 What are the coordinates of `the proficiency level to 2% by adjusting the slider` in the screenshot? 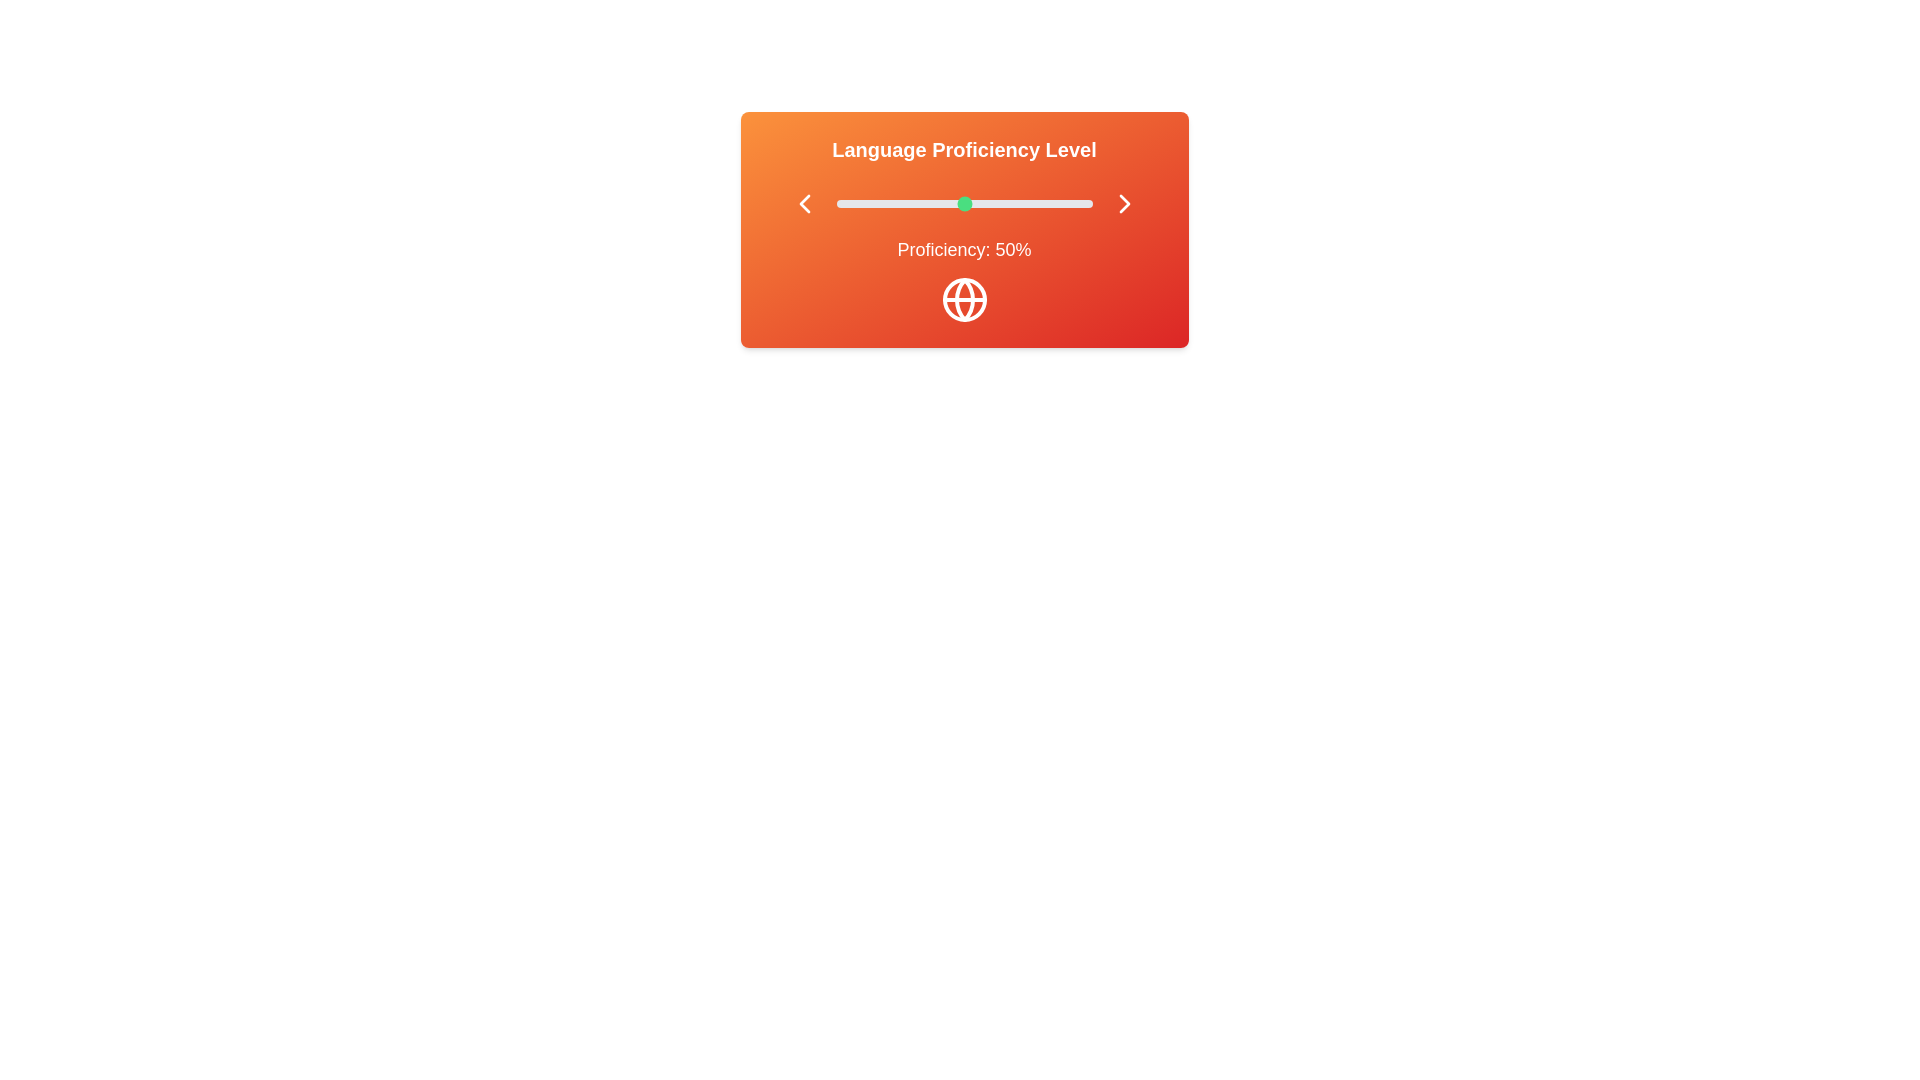 It's located at (841, 204).